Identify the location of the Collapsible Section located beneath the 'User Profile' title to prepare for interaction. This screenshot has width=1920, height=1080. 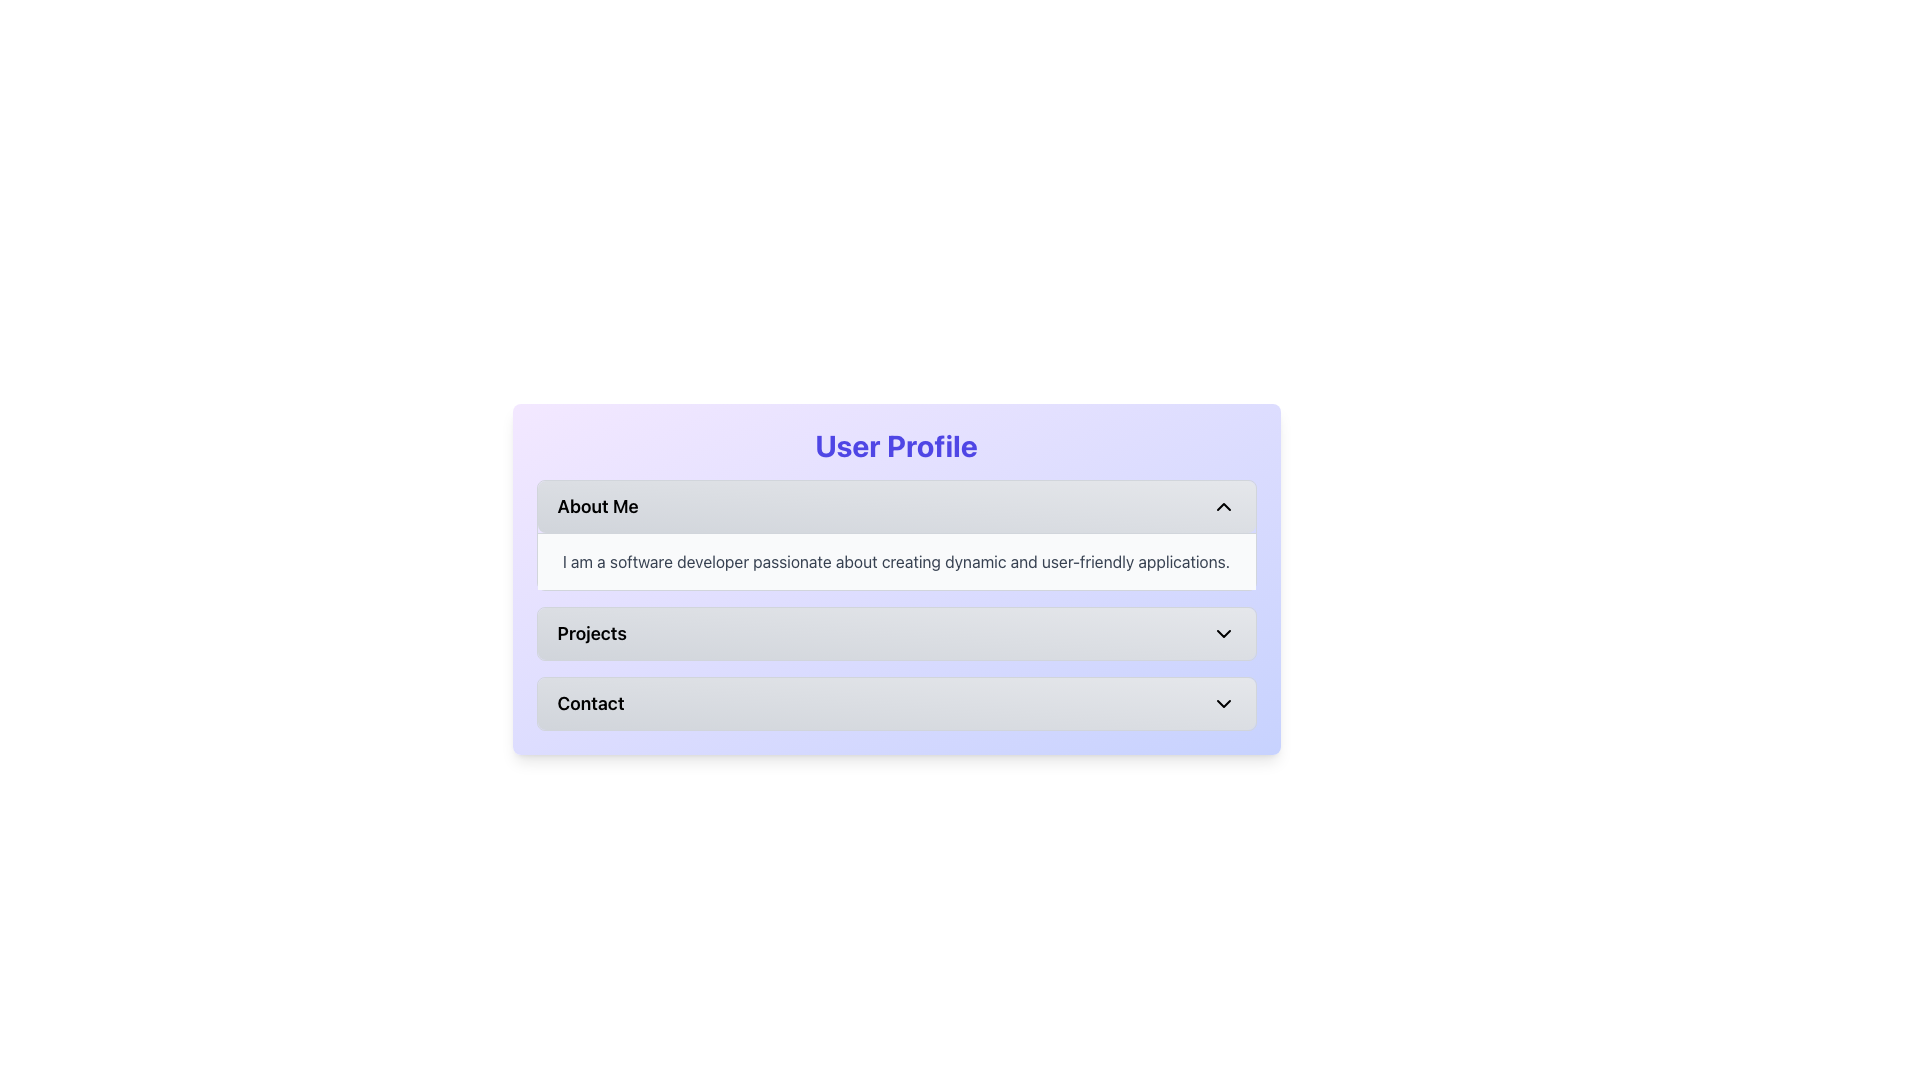
(895, 604).